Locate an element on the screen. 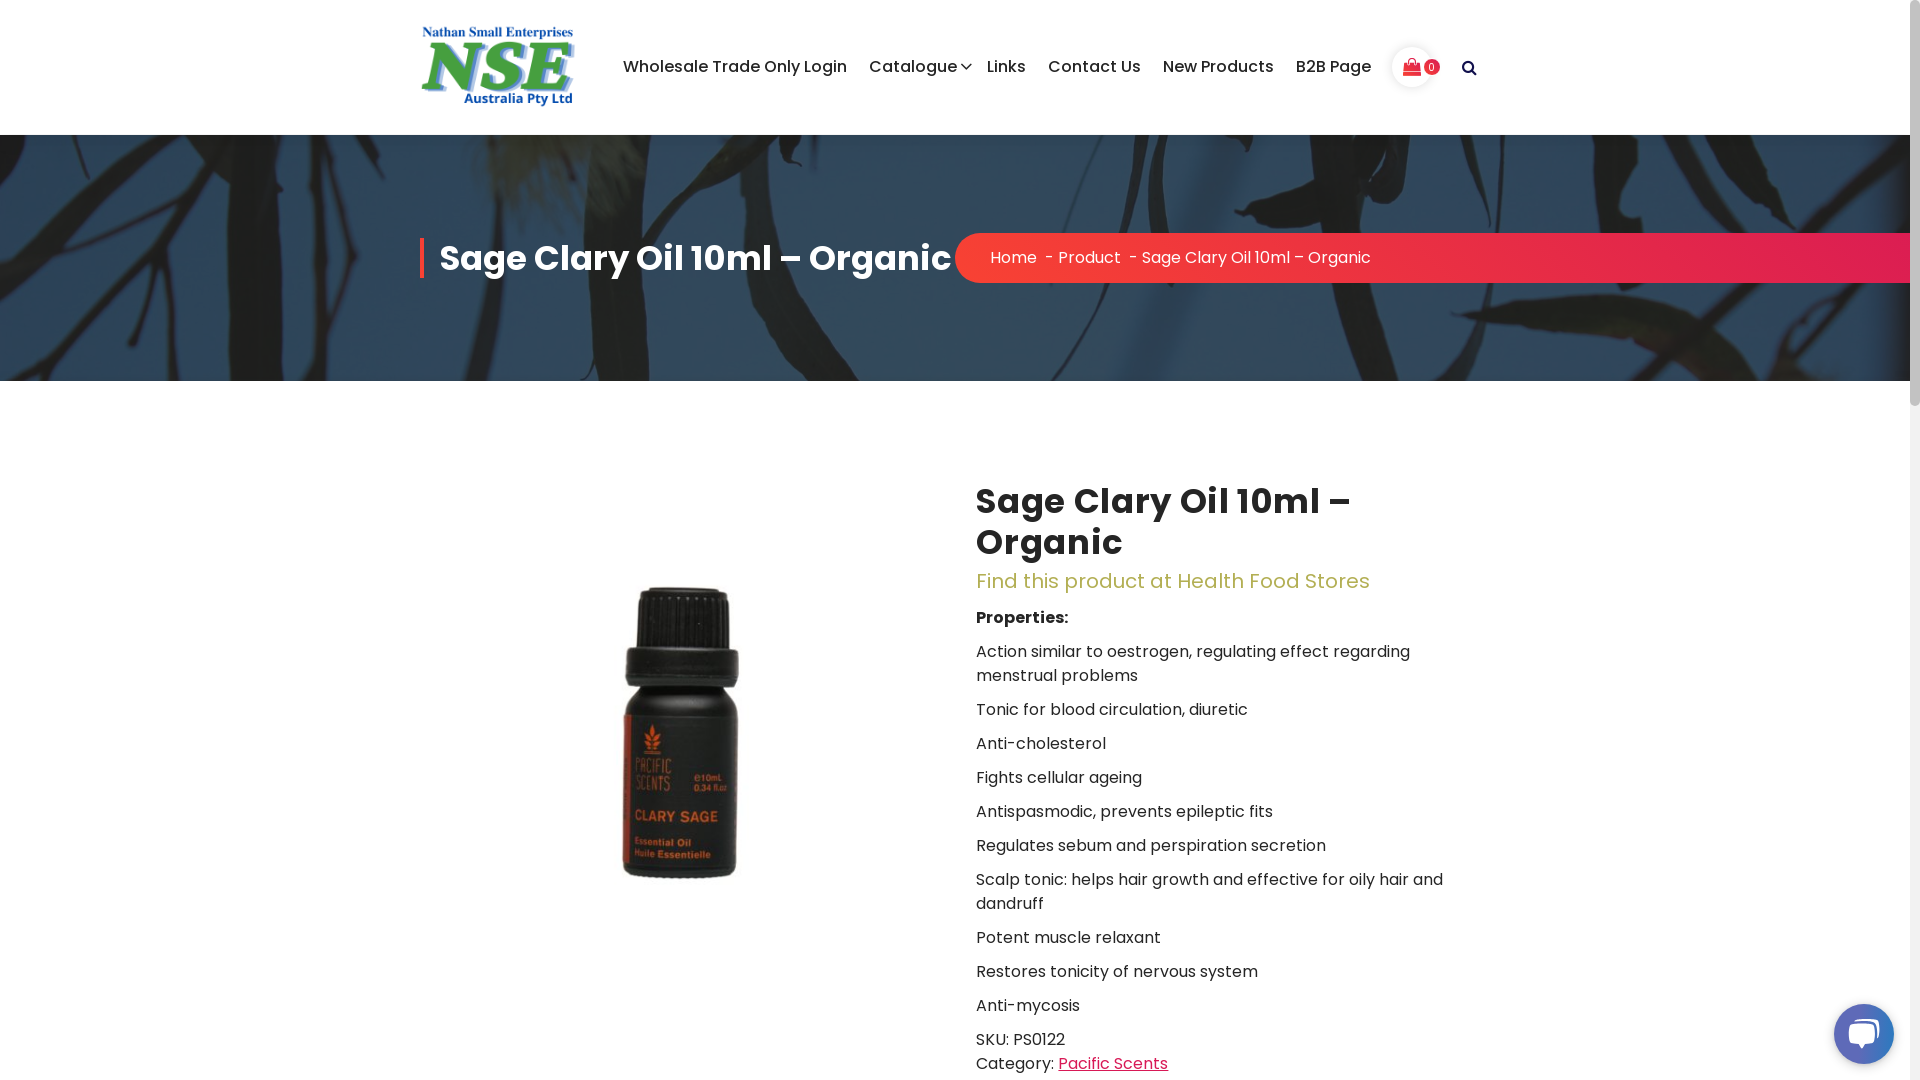 This screenshot has height=1080, width=1920. 'Links' is located at coordinates (1006, 65).